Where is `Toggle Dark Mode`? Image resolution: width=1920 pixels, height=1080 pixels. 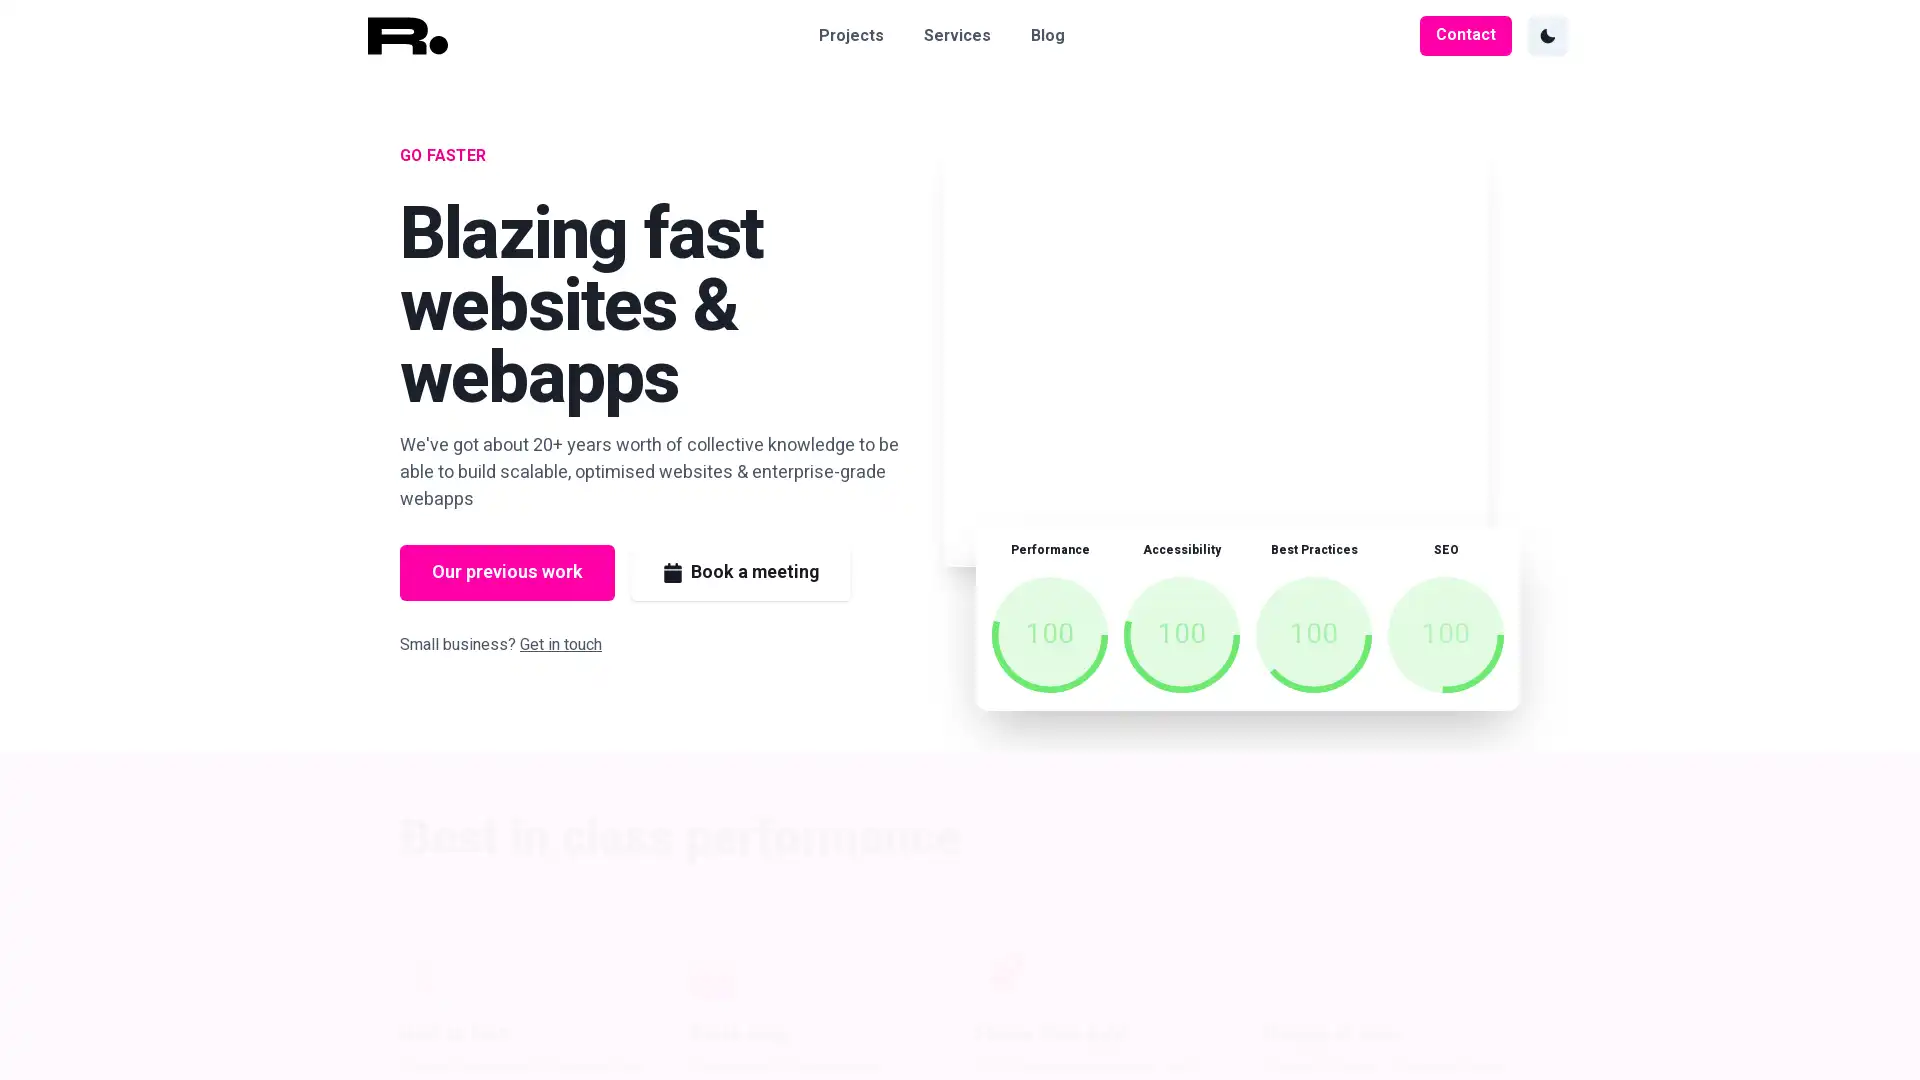 Toggle Dark Mode is located at coordinates (1546, 35).